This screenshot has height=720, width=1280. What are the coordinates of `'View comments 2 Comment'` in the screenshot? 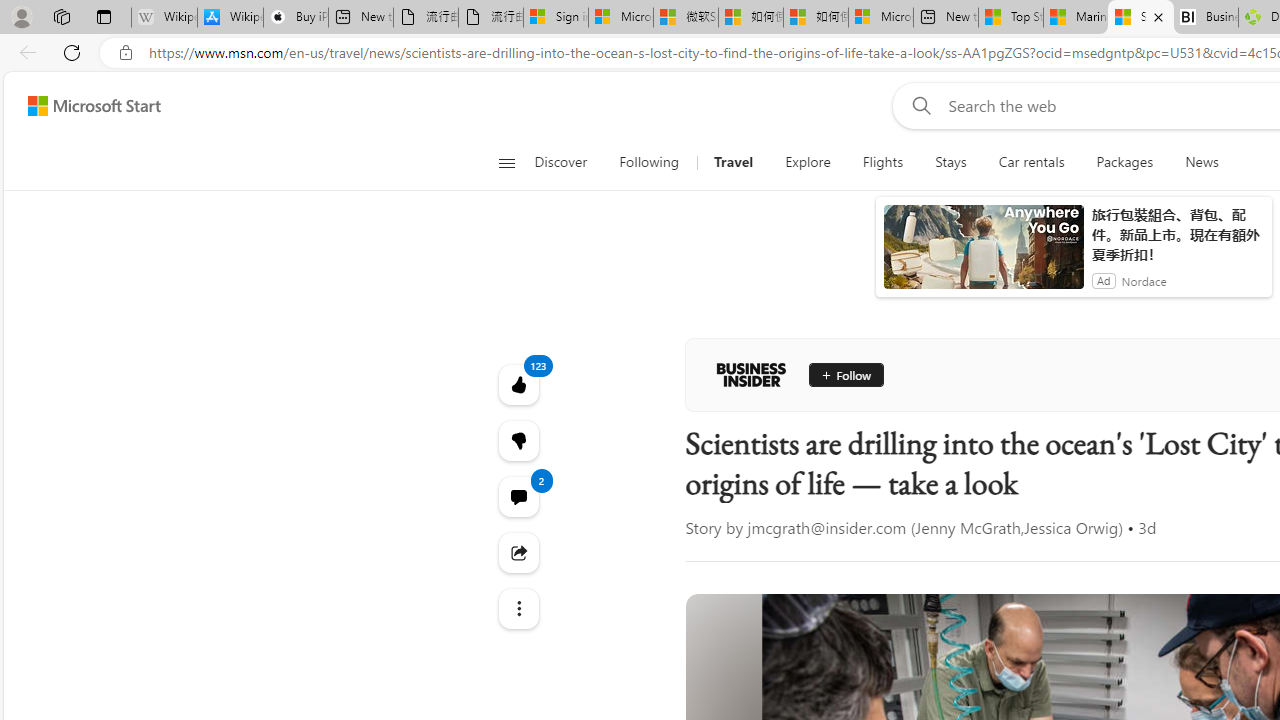 It's located at (518, 495).